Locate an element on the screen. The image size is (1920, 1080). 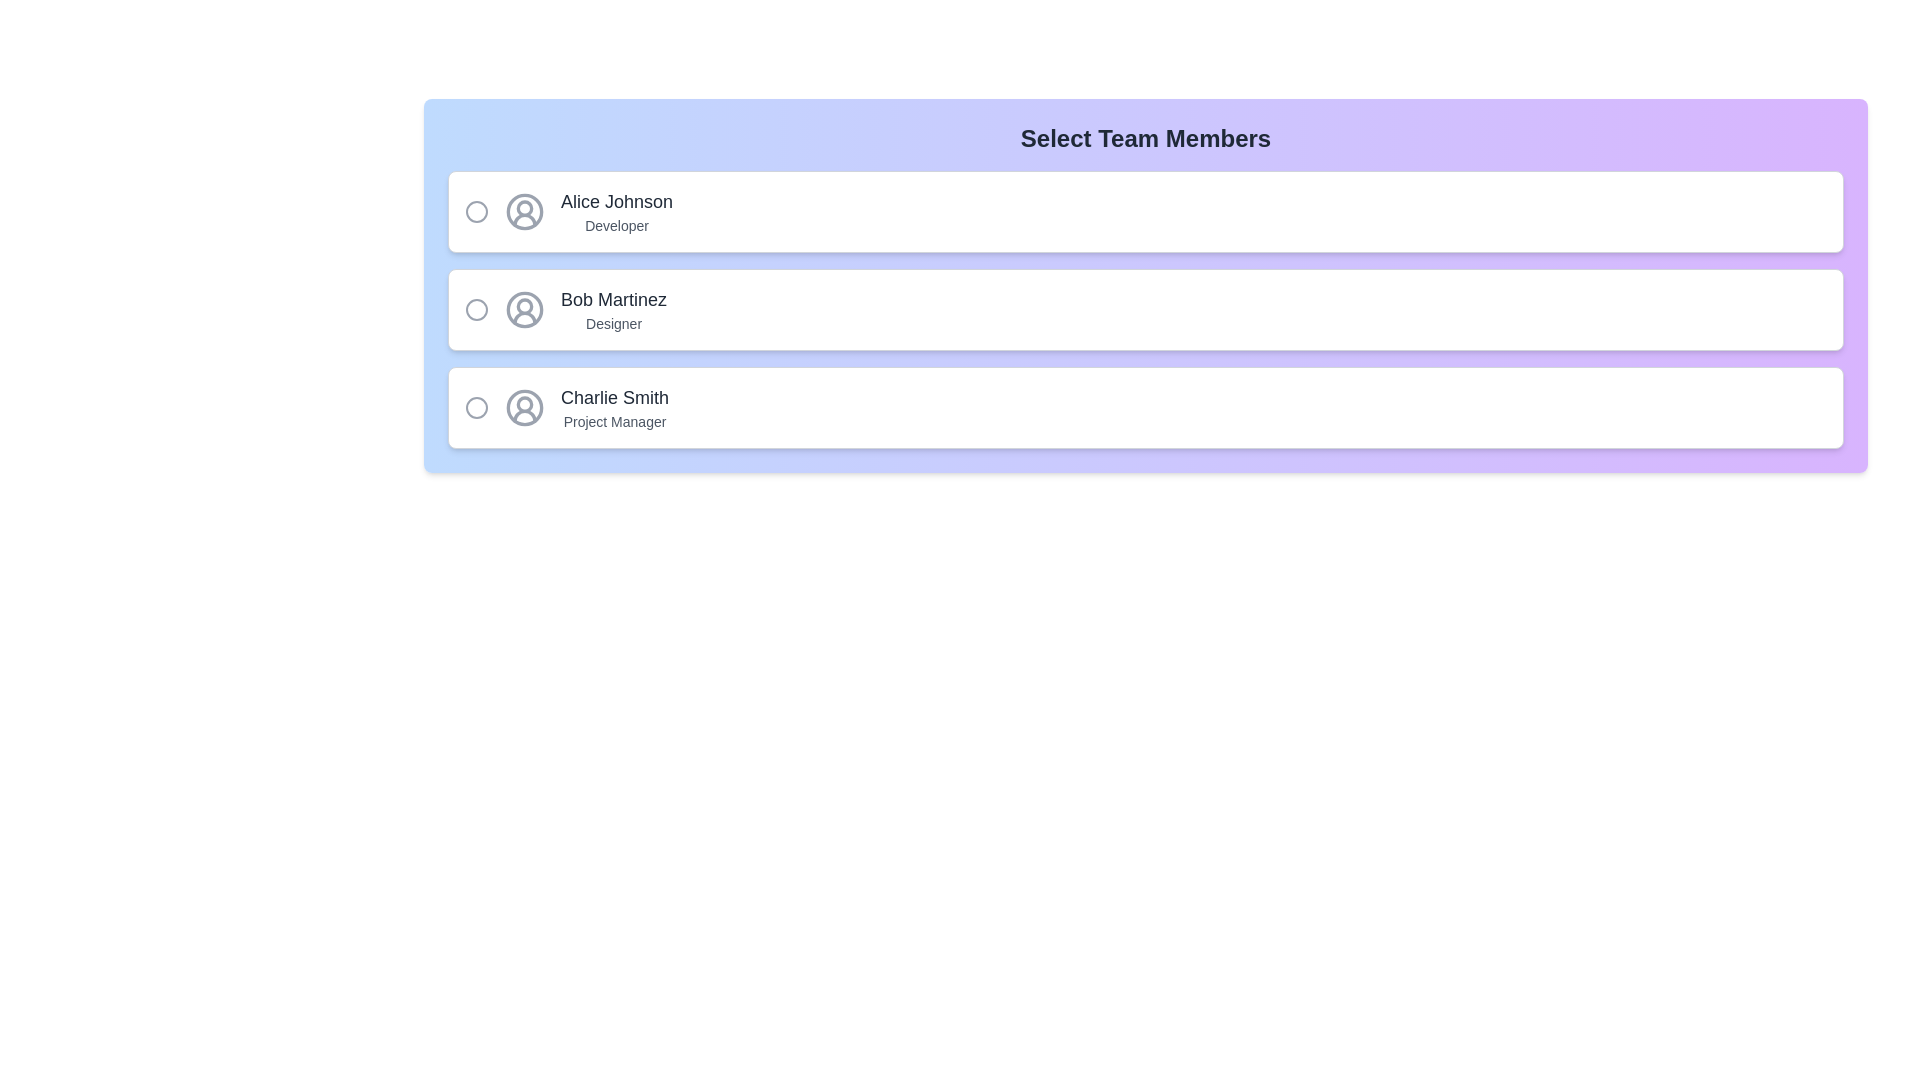
the radio button for 'Alice Johnson Developer', which is the leftmost component in the first row of the user selection list is located at coordinates (475, 212).